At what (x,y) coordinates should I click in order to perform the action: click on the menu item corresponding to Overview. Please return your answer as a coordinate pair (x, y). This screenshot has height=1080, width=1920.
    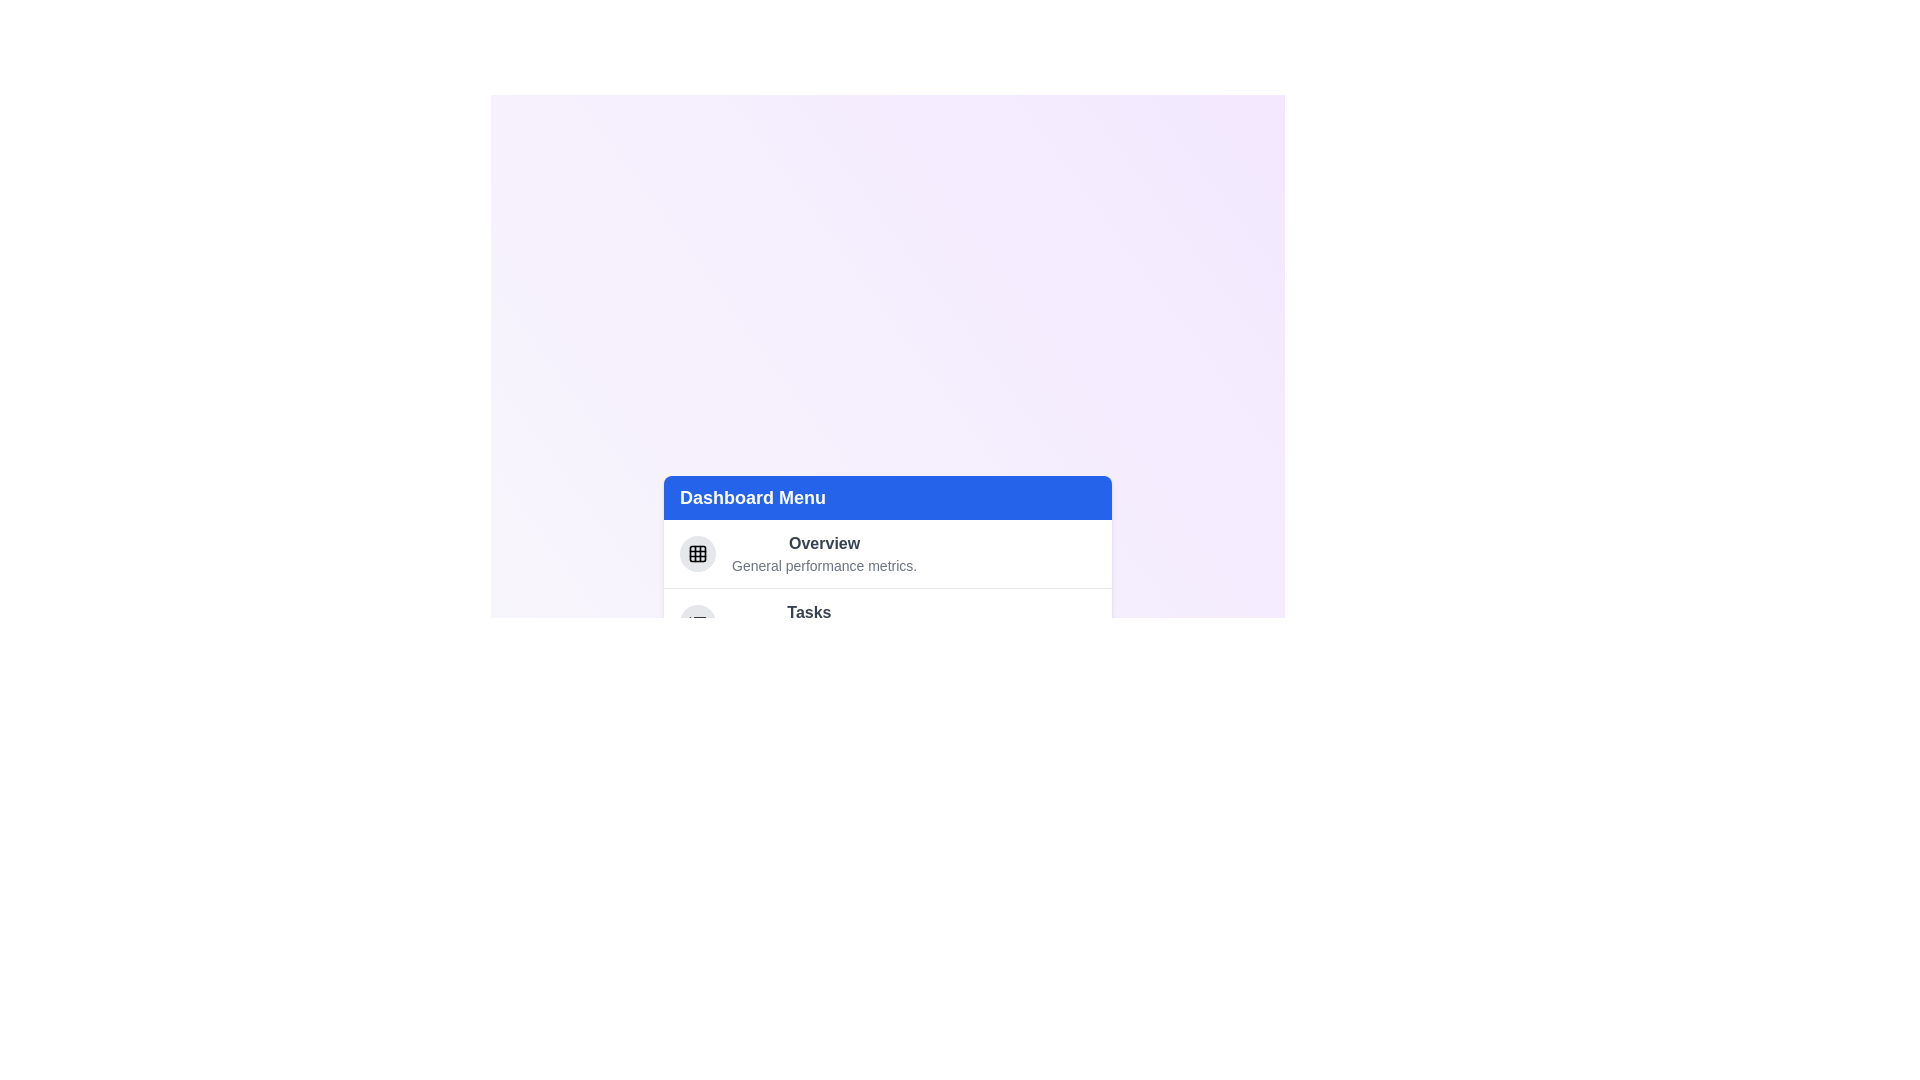
    Looking at the image, I should click on (887, 553).